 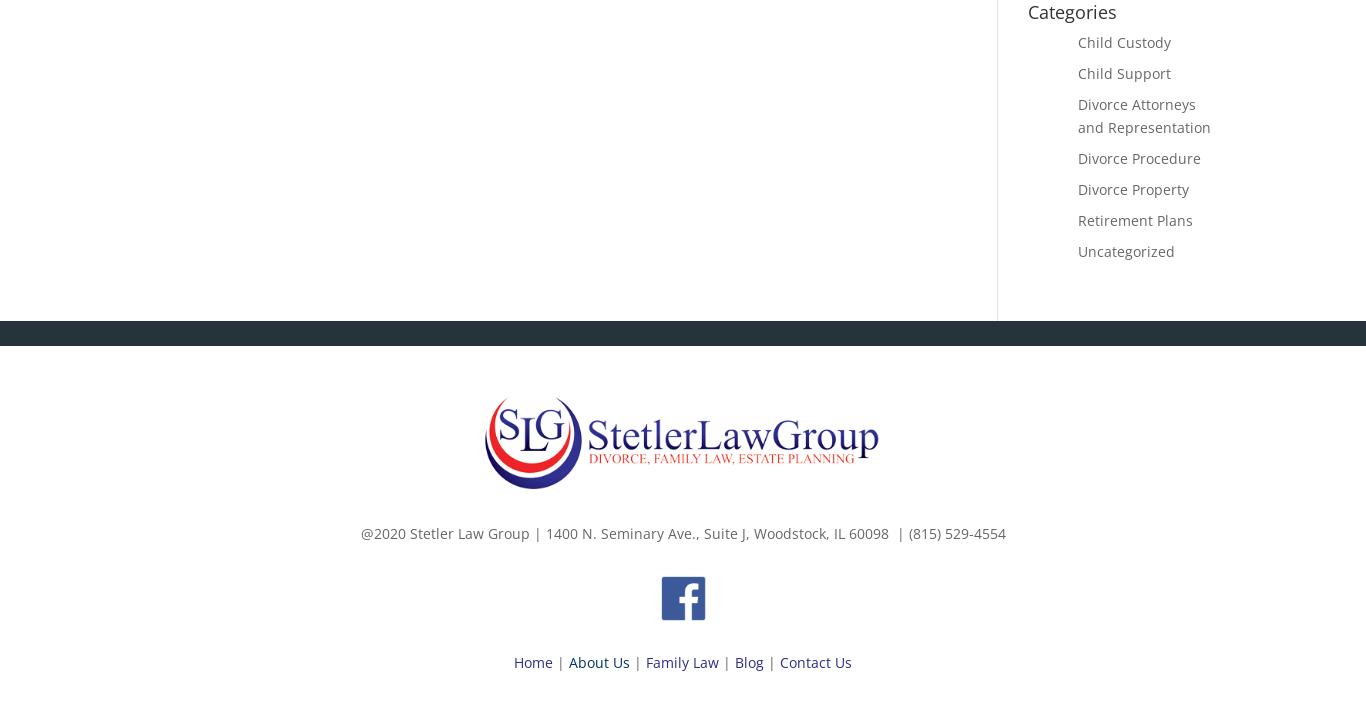 I want to click on 'Child Support', so click(x=1075, y=71).